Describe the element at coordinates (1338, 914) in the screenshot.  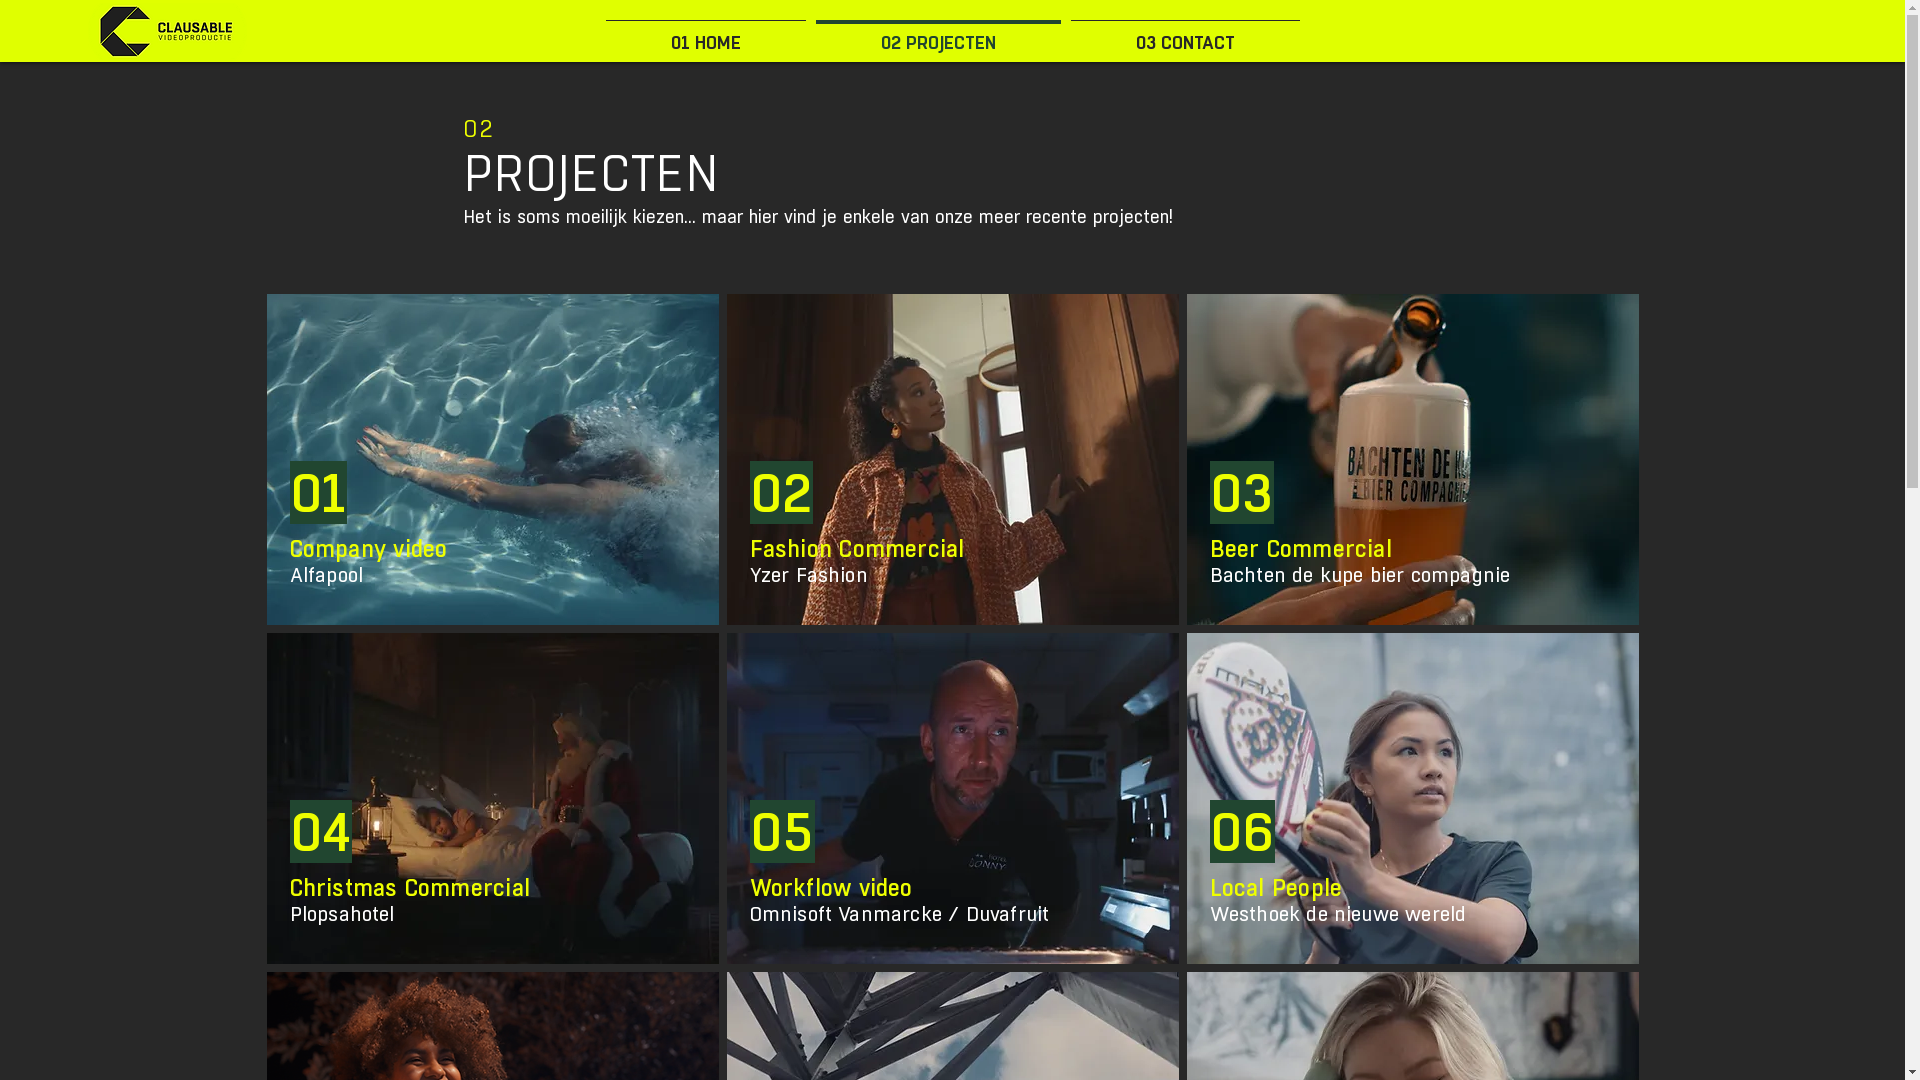
I see `'Westhoek de nieuwe wereld'` at that location.